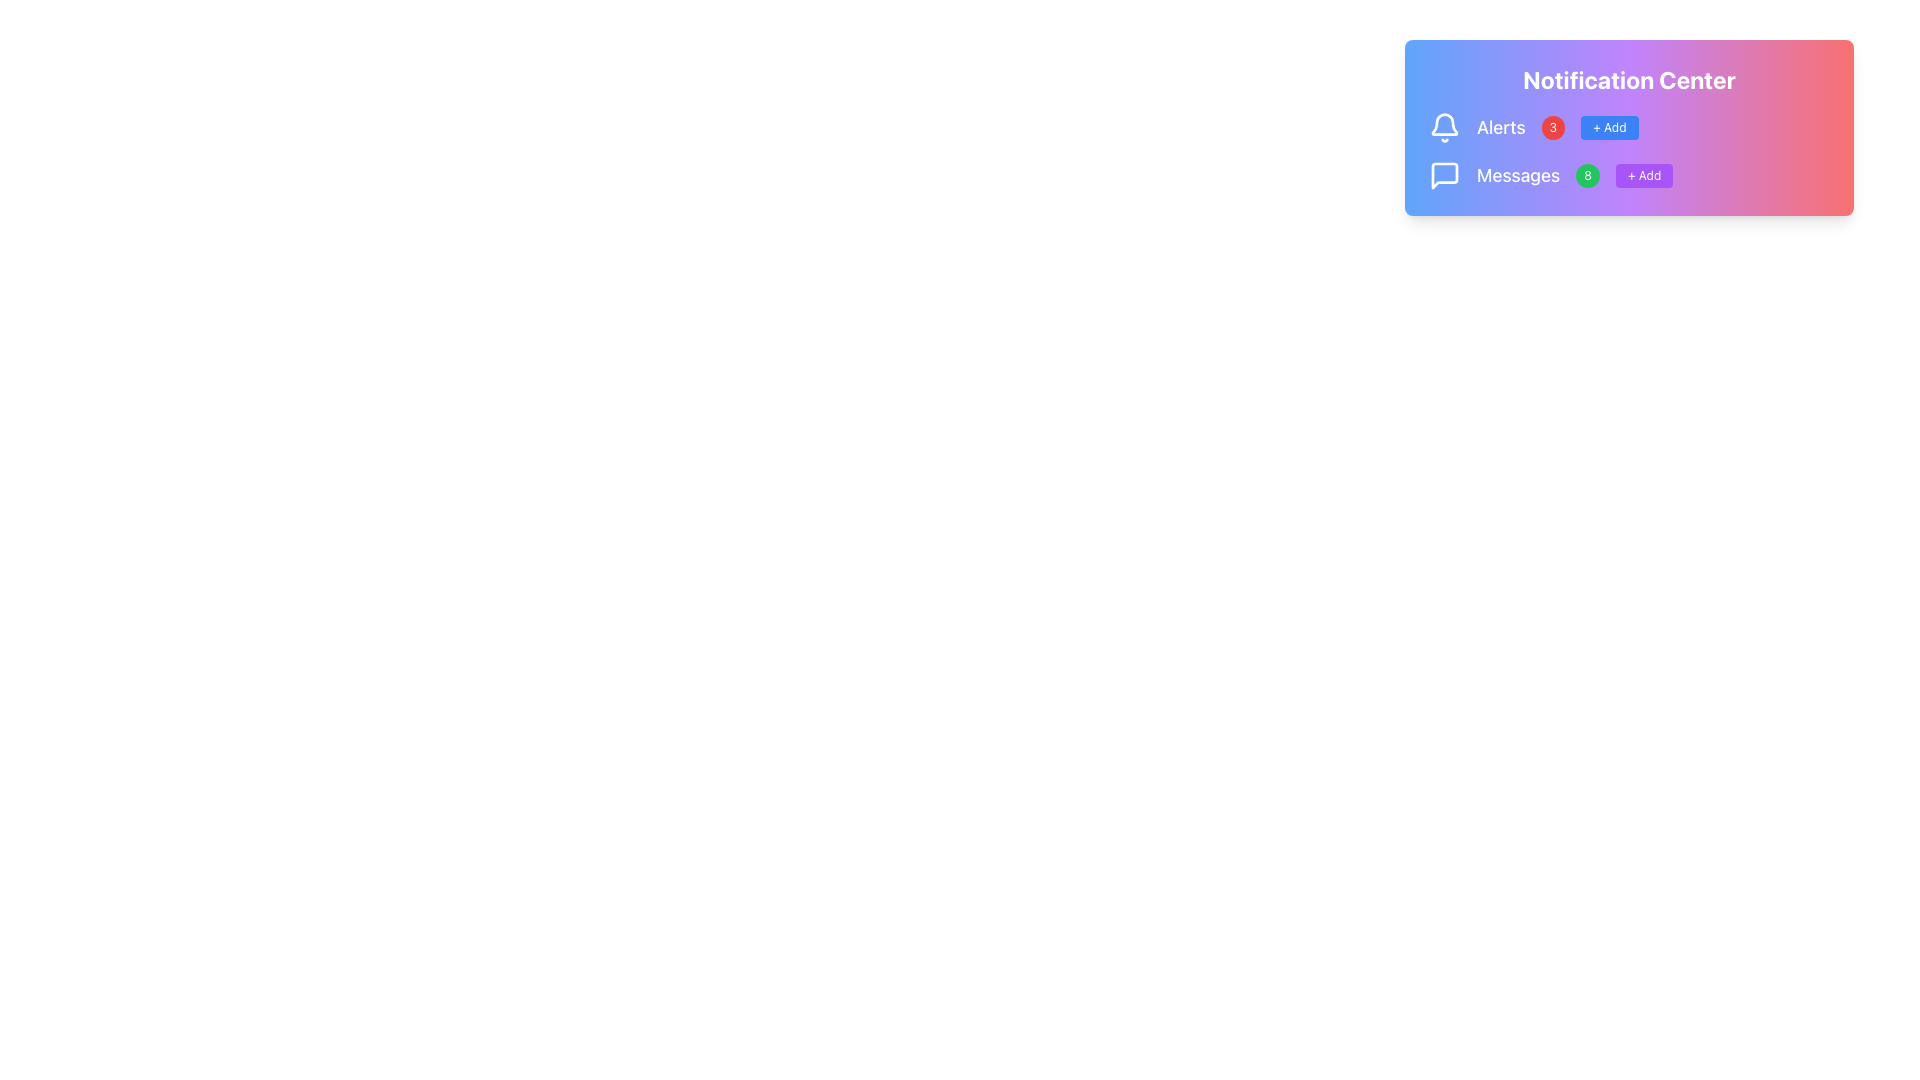 This screenshot has height=1080, width=1920. Describe the element at coordinates (1609, 127) in the screenshot. I see `the '+ Add' button with keyboard navigation in the Notification Center panel` at that location.